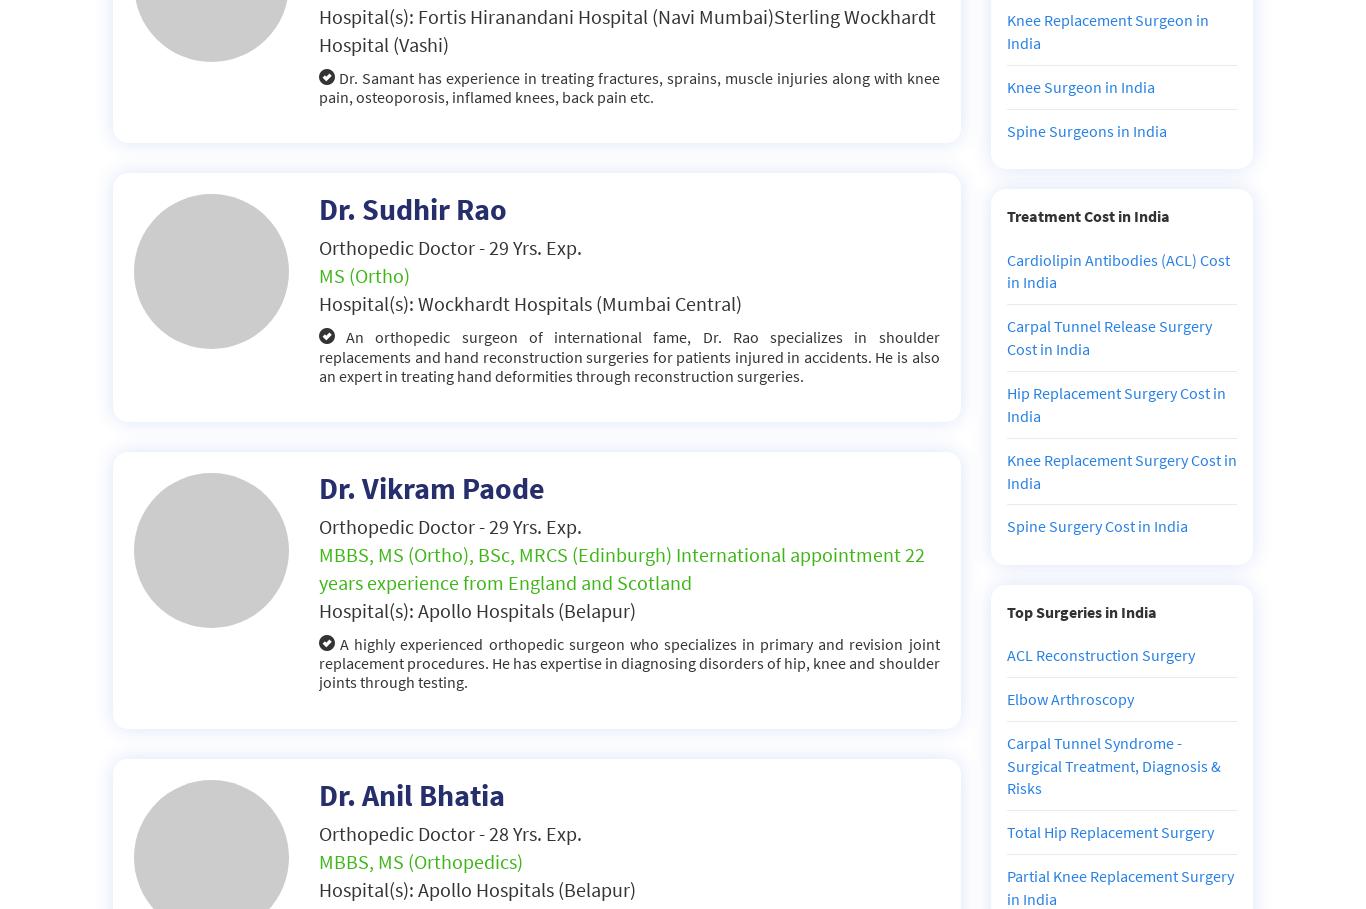  Describe the element at coordinates (1107, 337) in the screenshot. I see `'Carpal Tunnel Release Surgery Cost in India'` at that location.